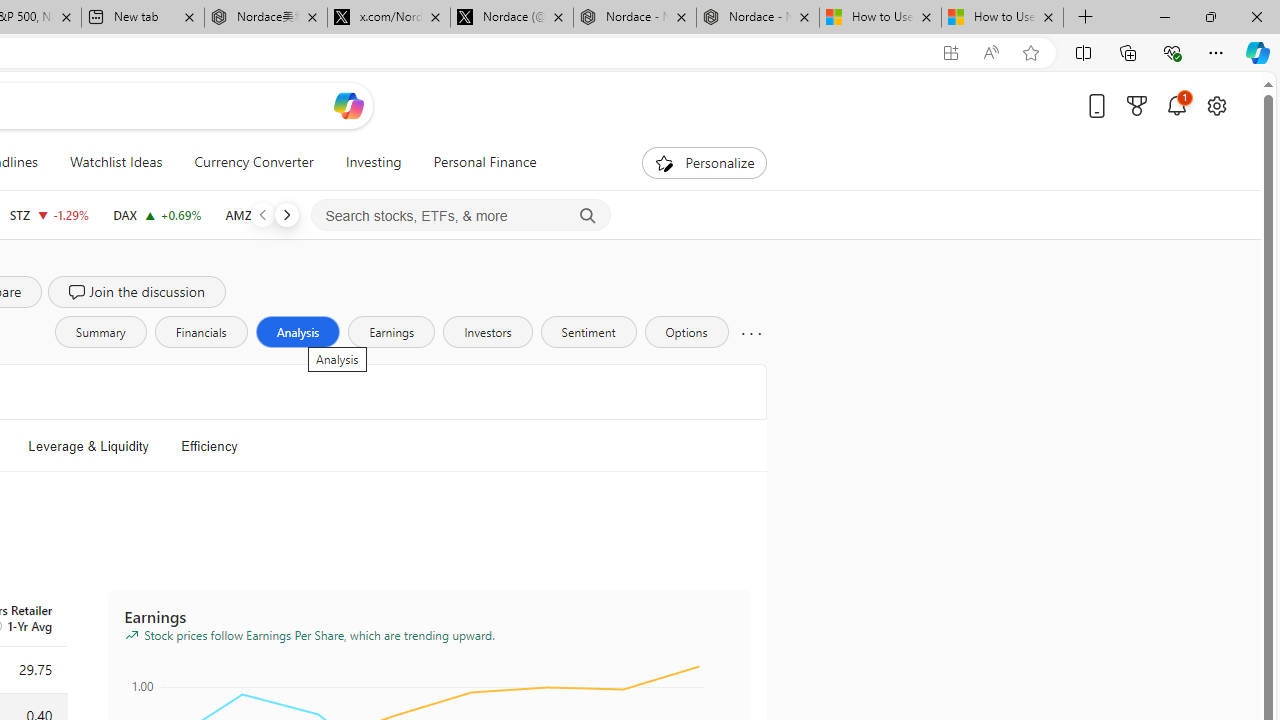 The height and width of the screenshot is (720, 1280). Describe the element at coordinates (1215, 105) in the screenshot. I see `'Open settings'` at that location.